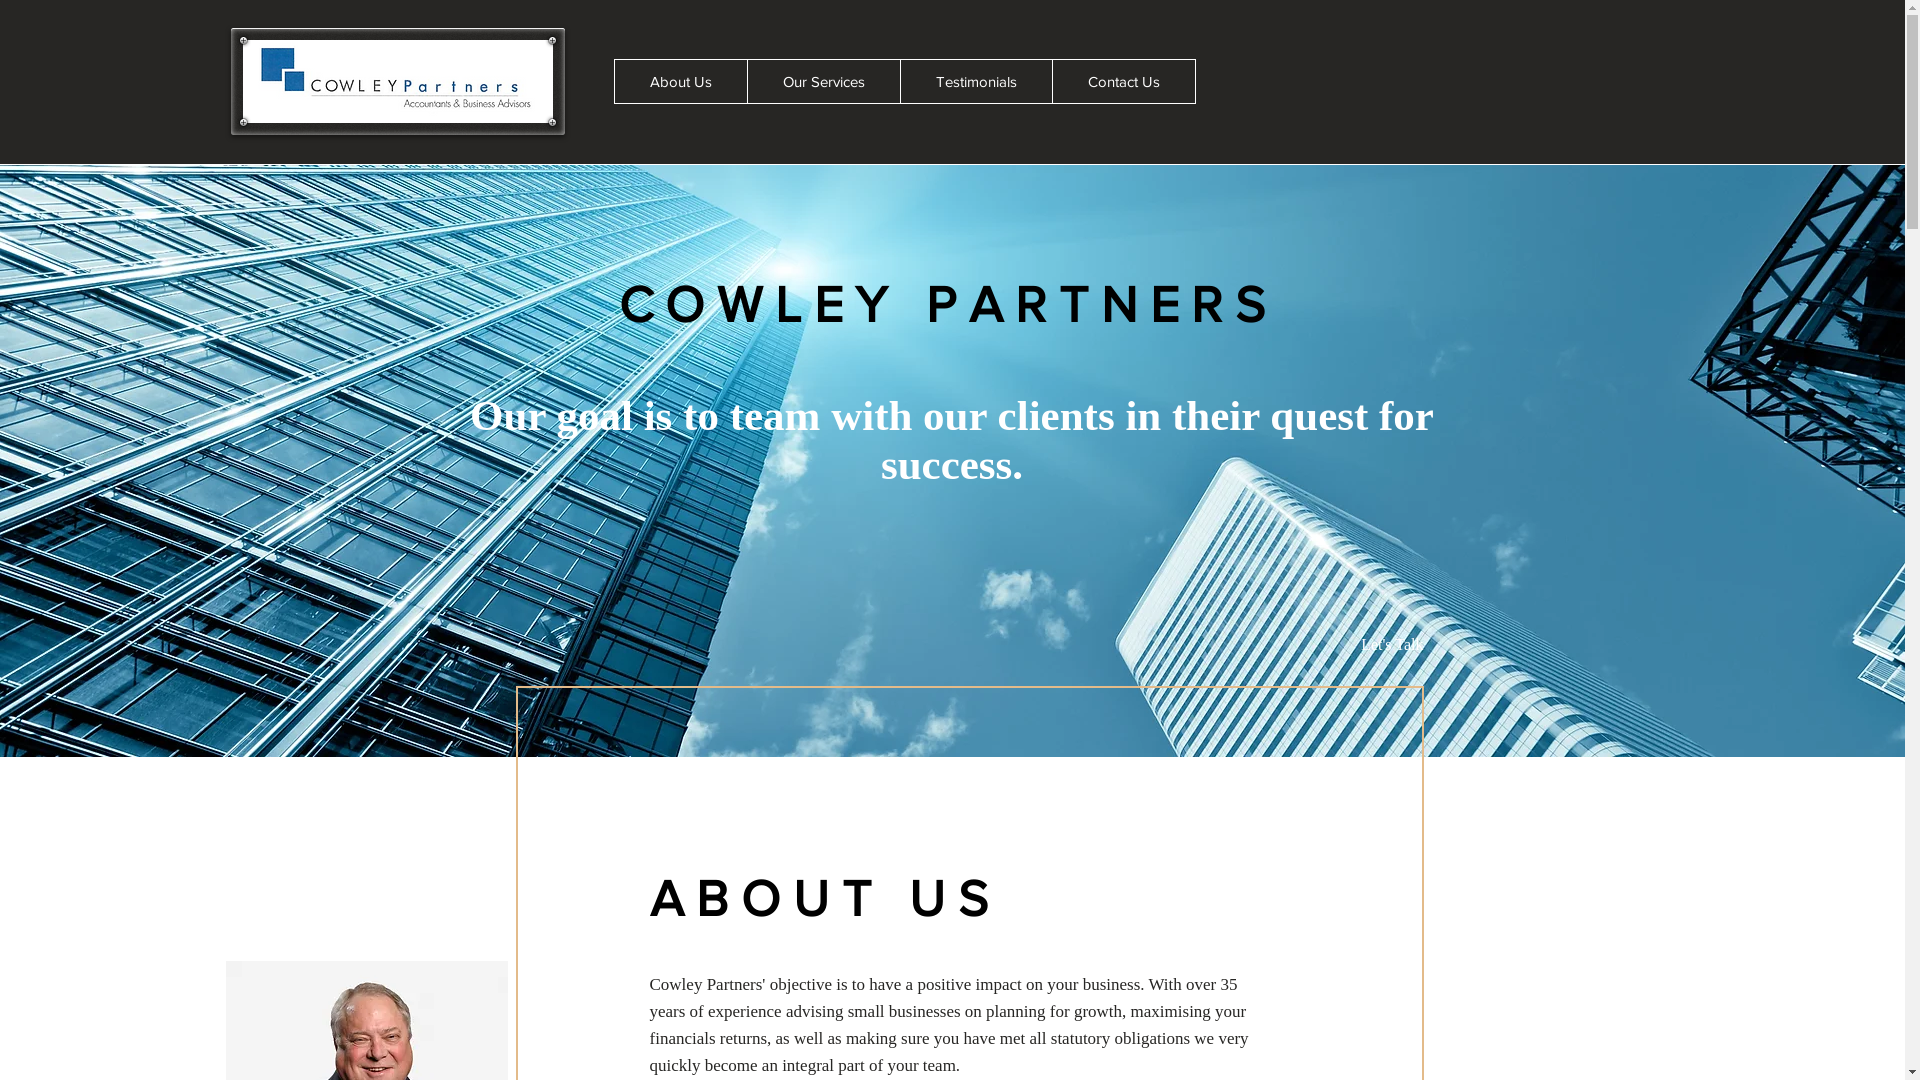 The height and width of the screenshot is (1080, 1920). Describe the element at coordinates (1123, 80) in the screenshot. I see `'Contact Us'` at that location.